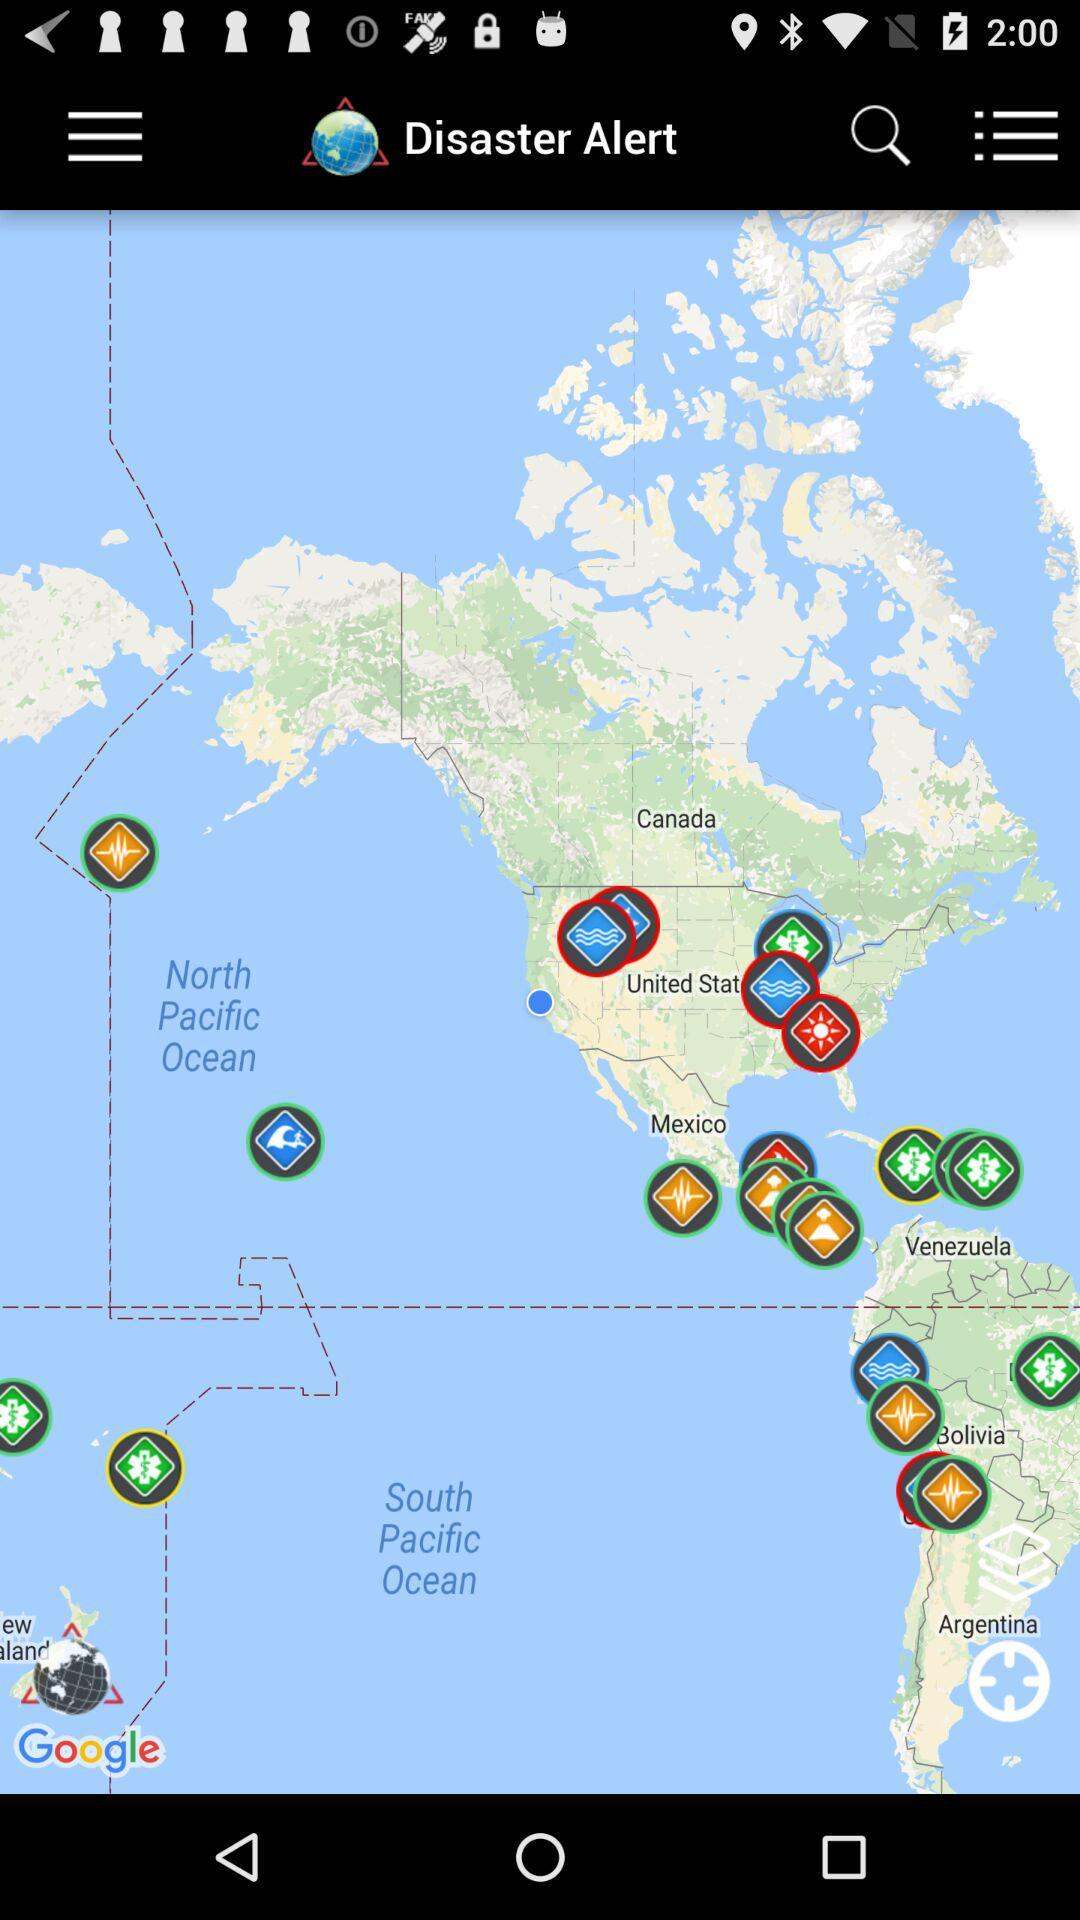 This screenshot has width=1080, height=1920. What do you see at coordinates (1014, 1666) in the screenshot?
I see `the layers icon` at bounding box center [1014, 1666].